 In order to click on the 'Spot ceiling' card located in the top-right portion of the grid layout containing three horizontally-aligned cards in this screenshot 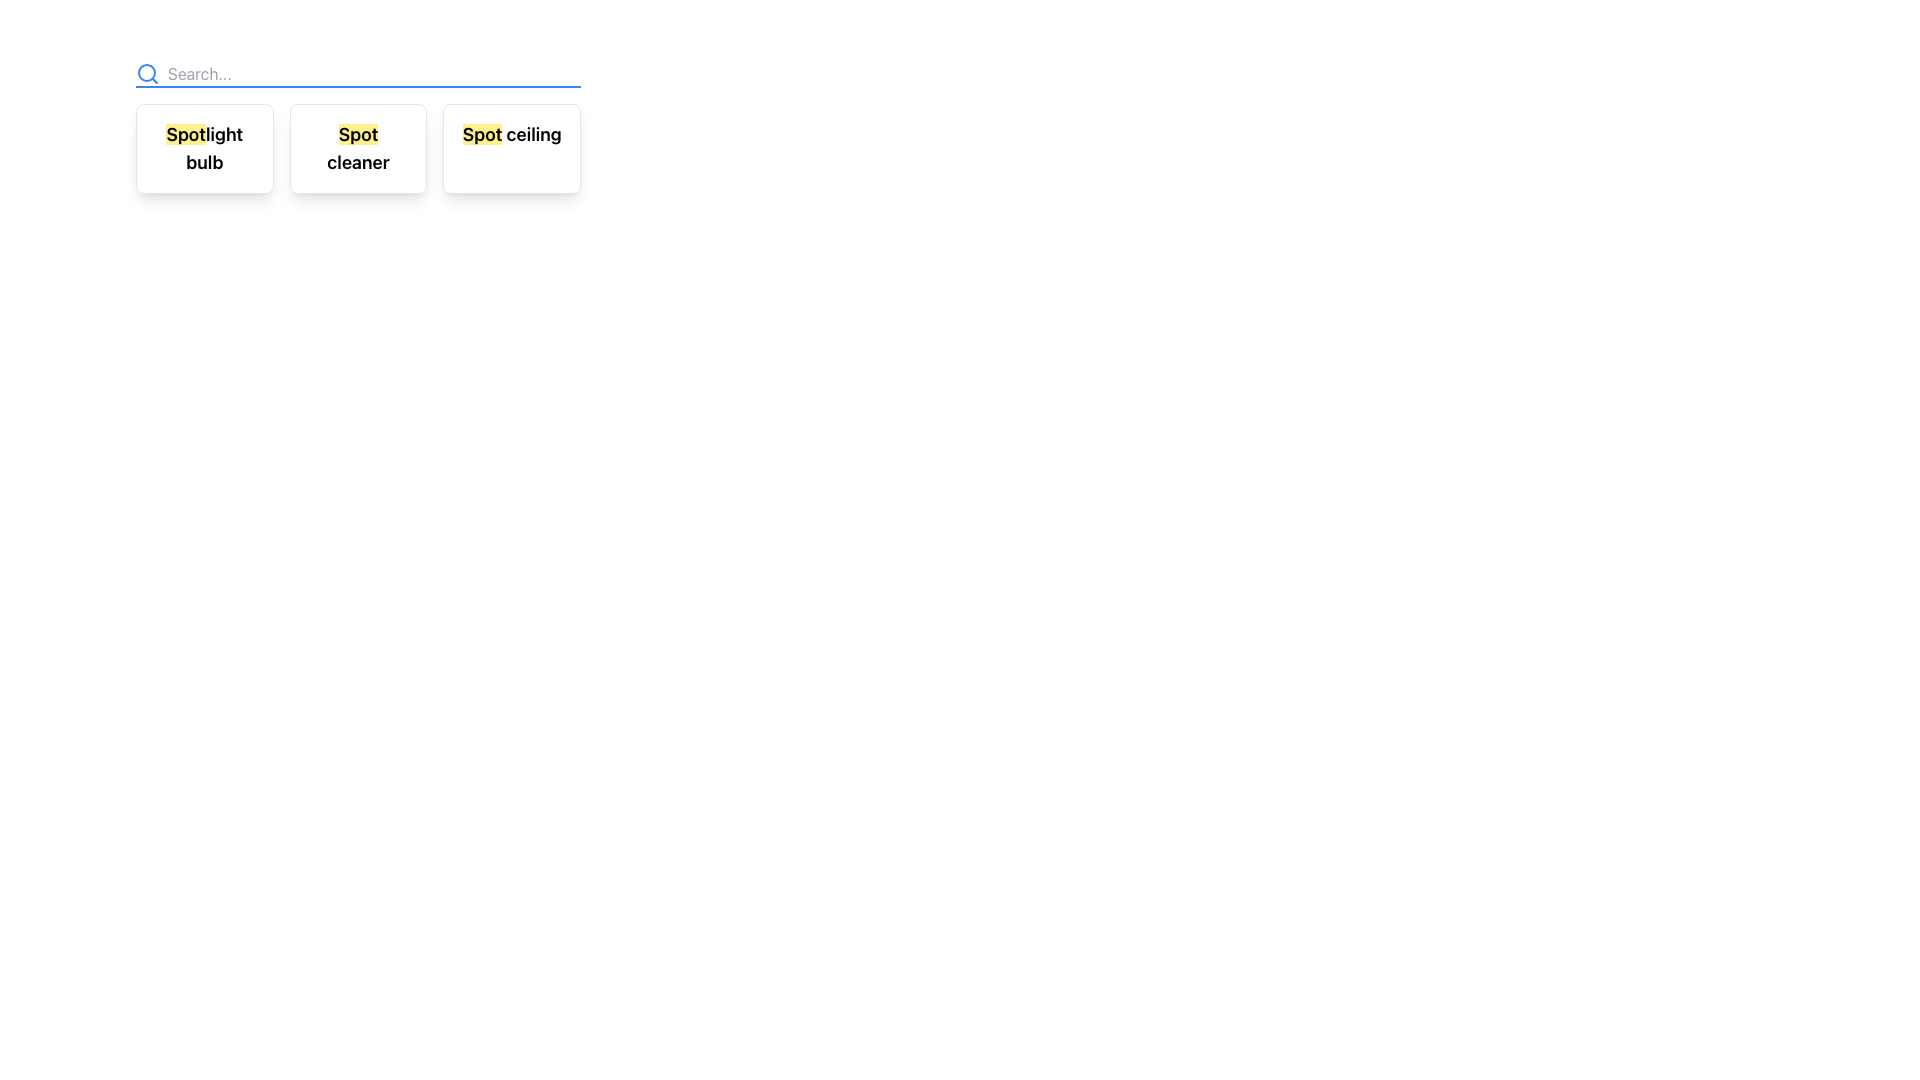, I will do `click(512, 148)`.